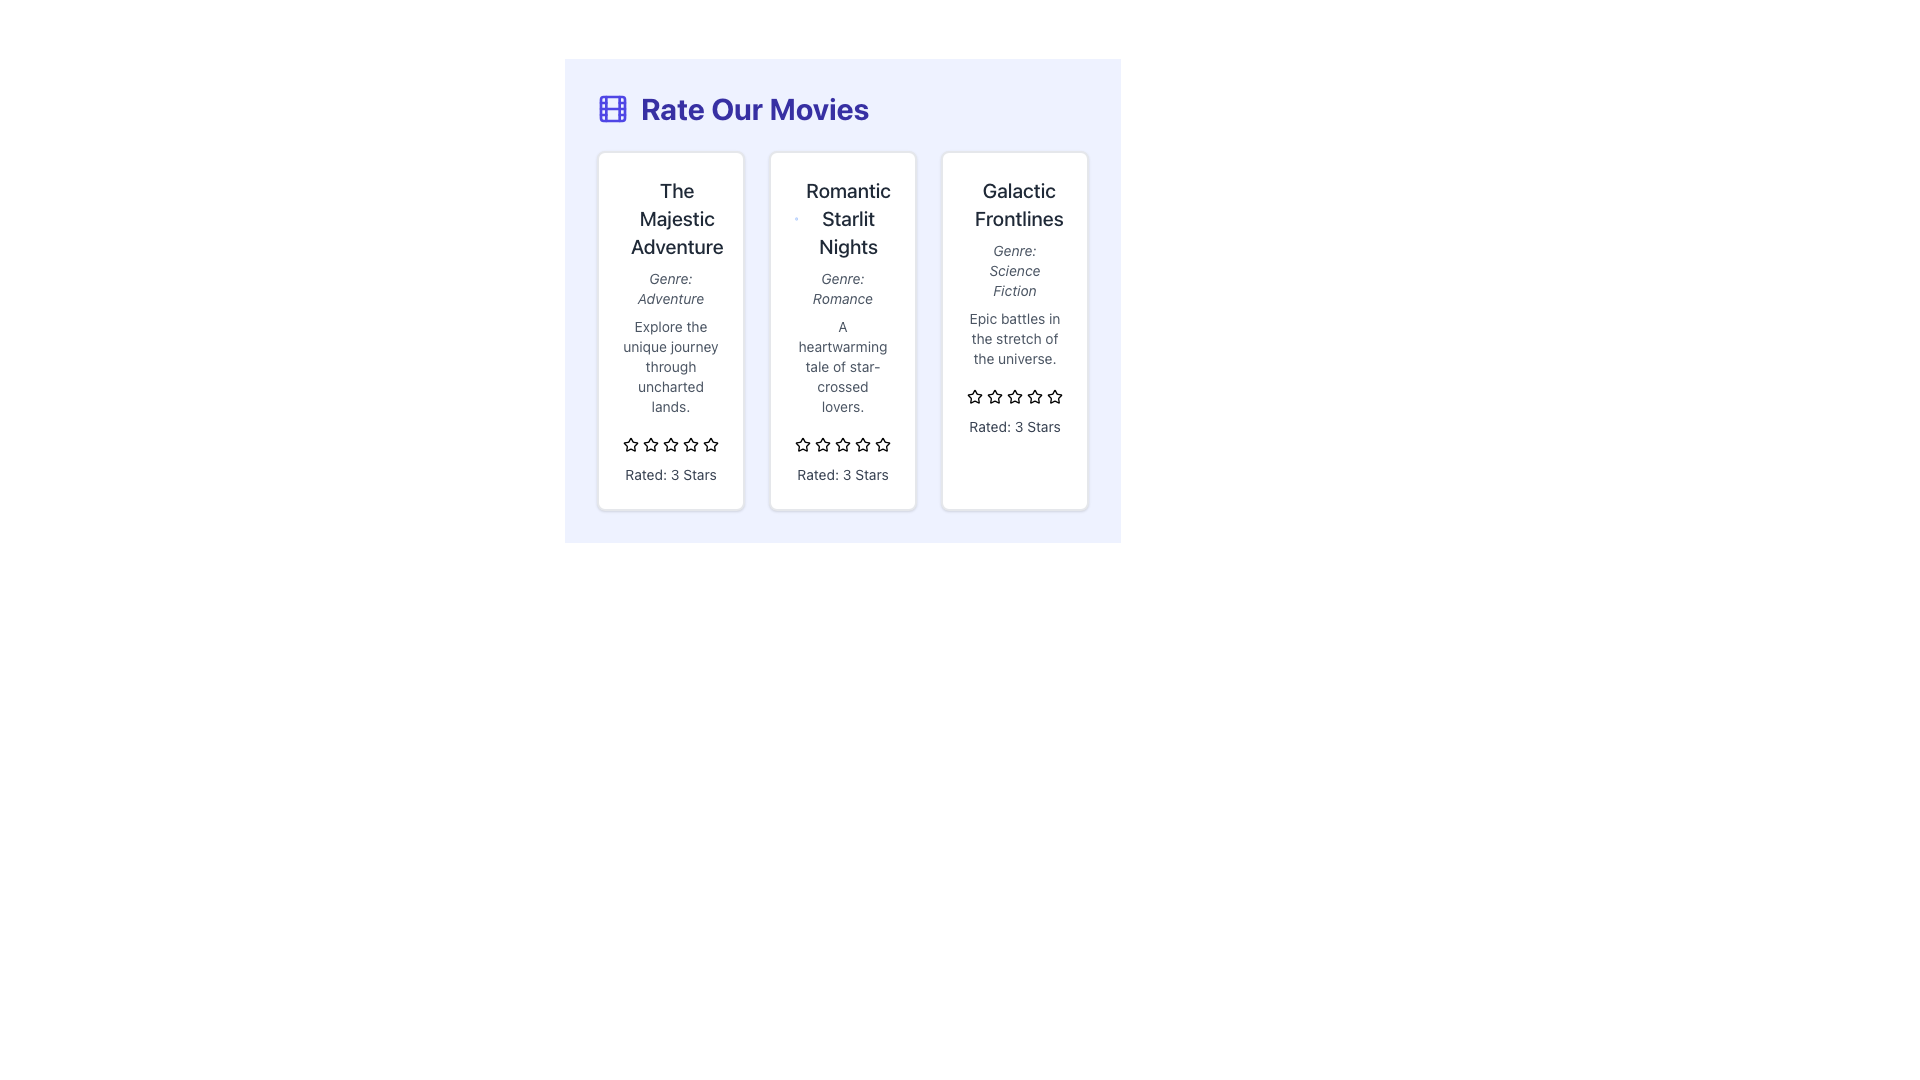 This screenshot has height=1080, width=1920. Describe the element at coordinates (671, 443) in the screenshot. I see `the third star icon in the rating system of 'The Majestic Adventure' card to rate it` at that location.